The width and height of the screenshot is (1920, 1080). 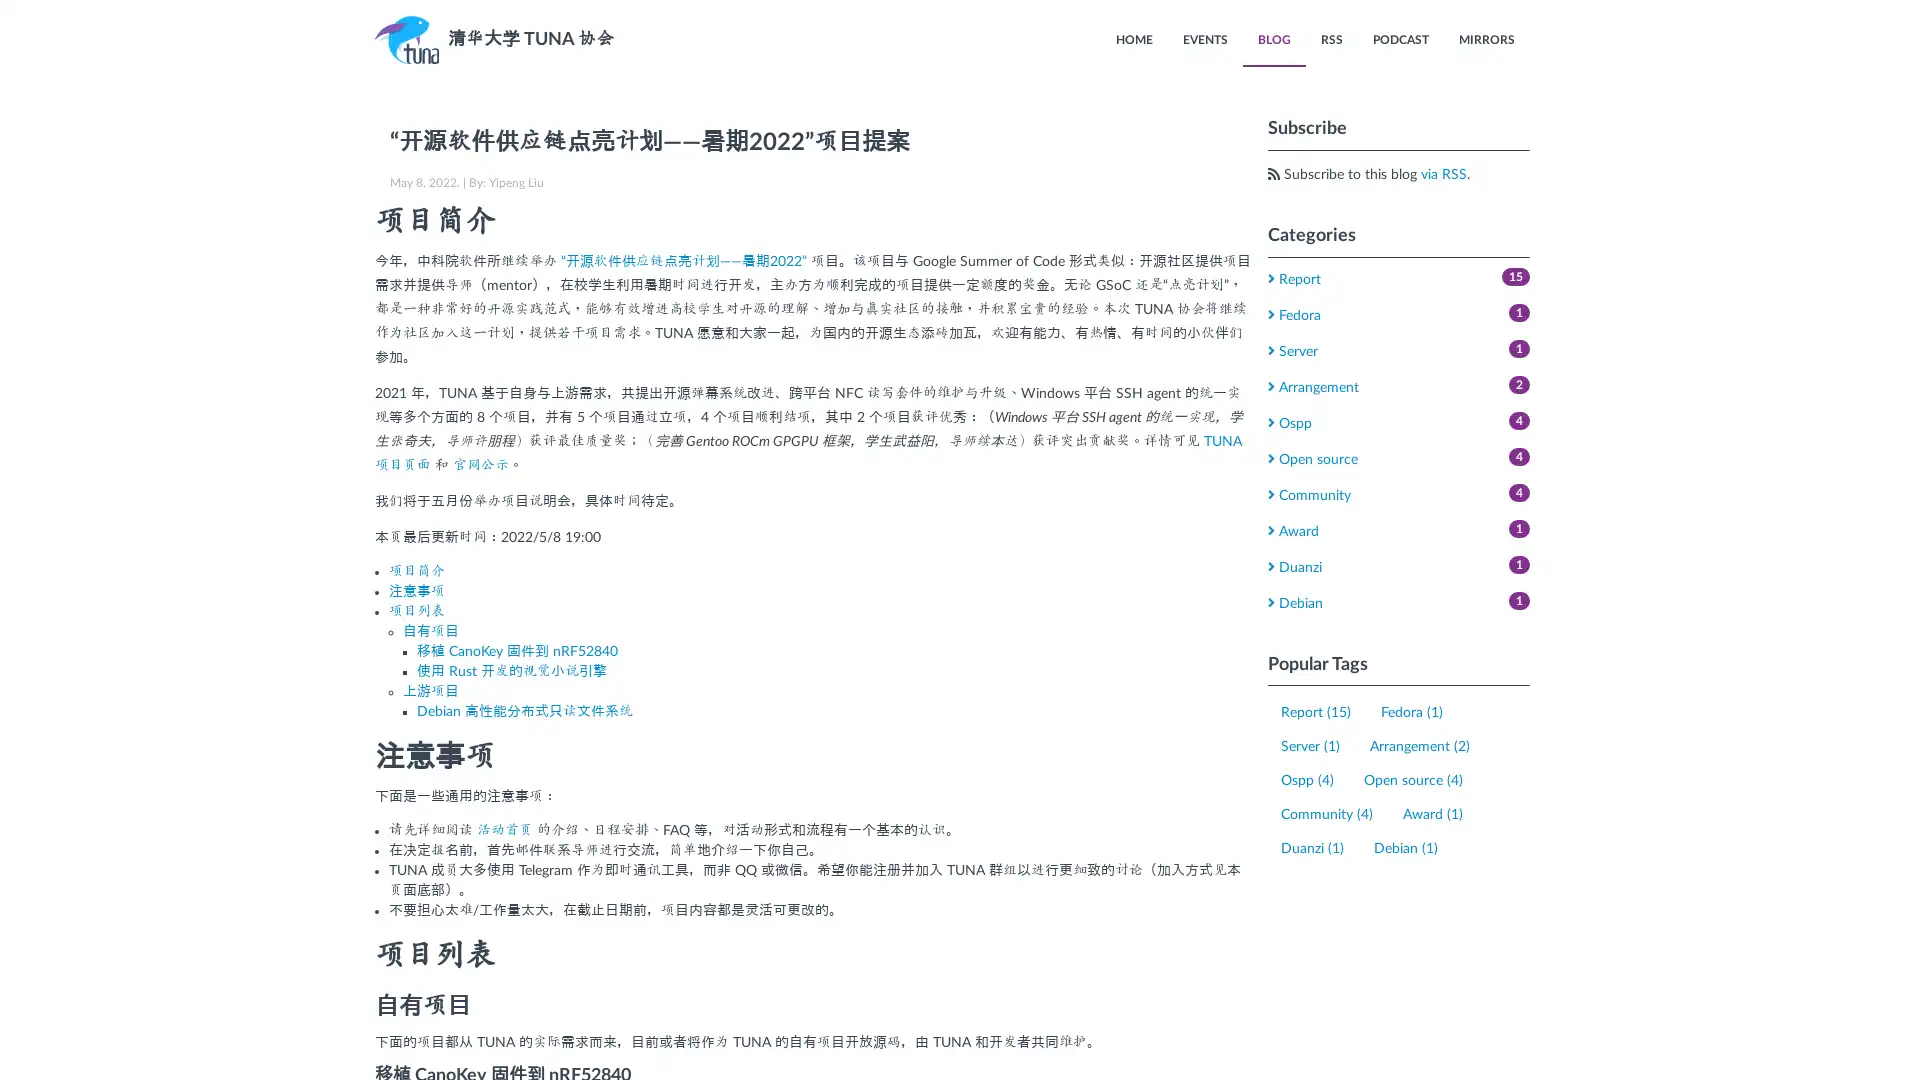 I want to click on Fedora (1), so click(x=1410, y=712).